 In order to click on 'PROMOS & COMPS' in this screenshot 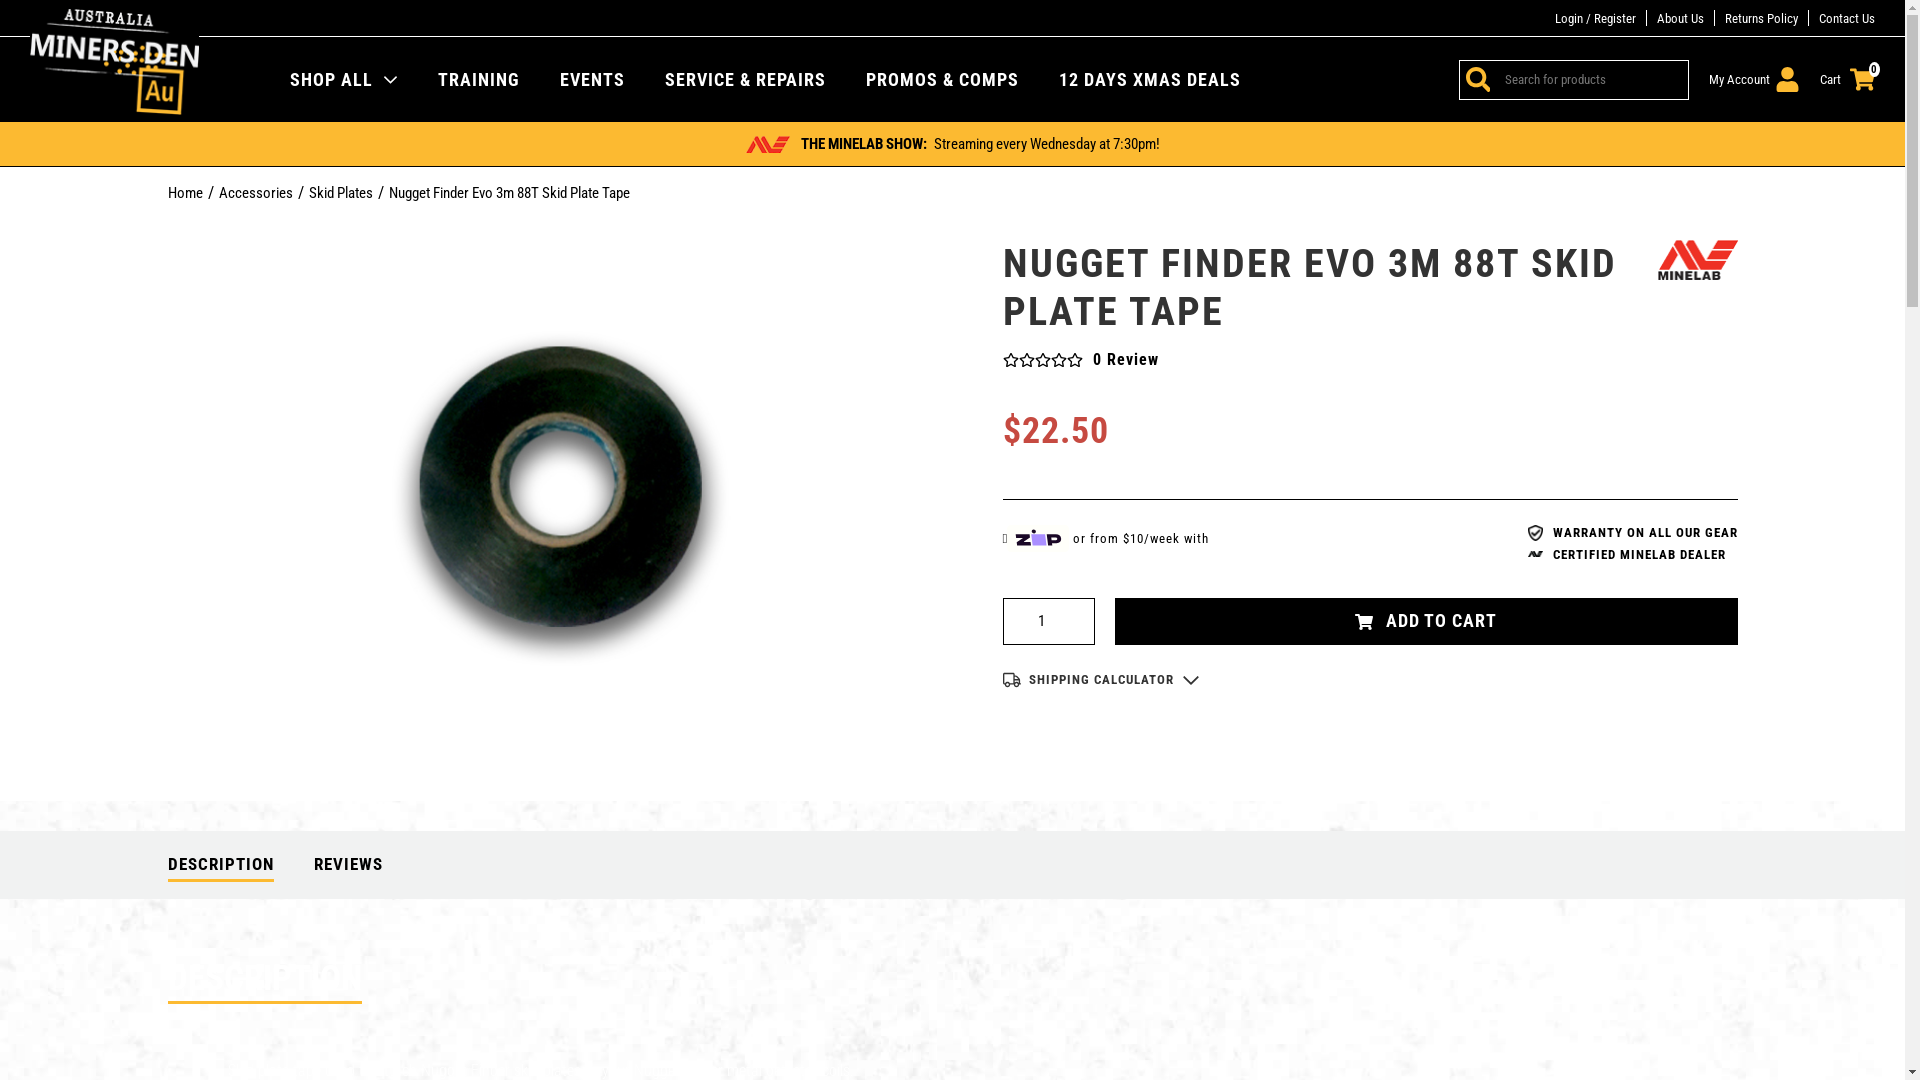, I will do `click(941, 77)`.